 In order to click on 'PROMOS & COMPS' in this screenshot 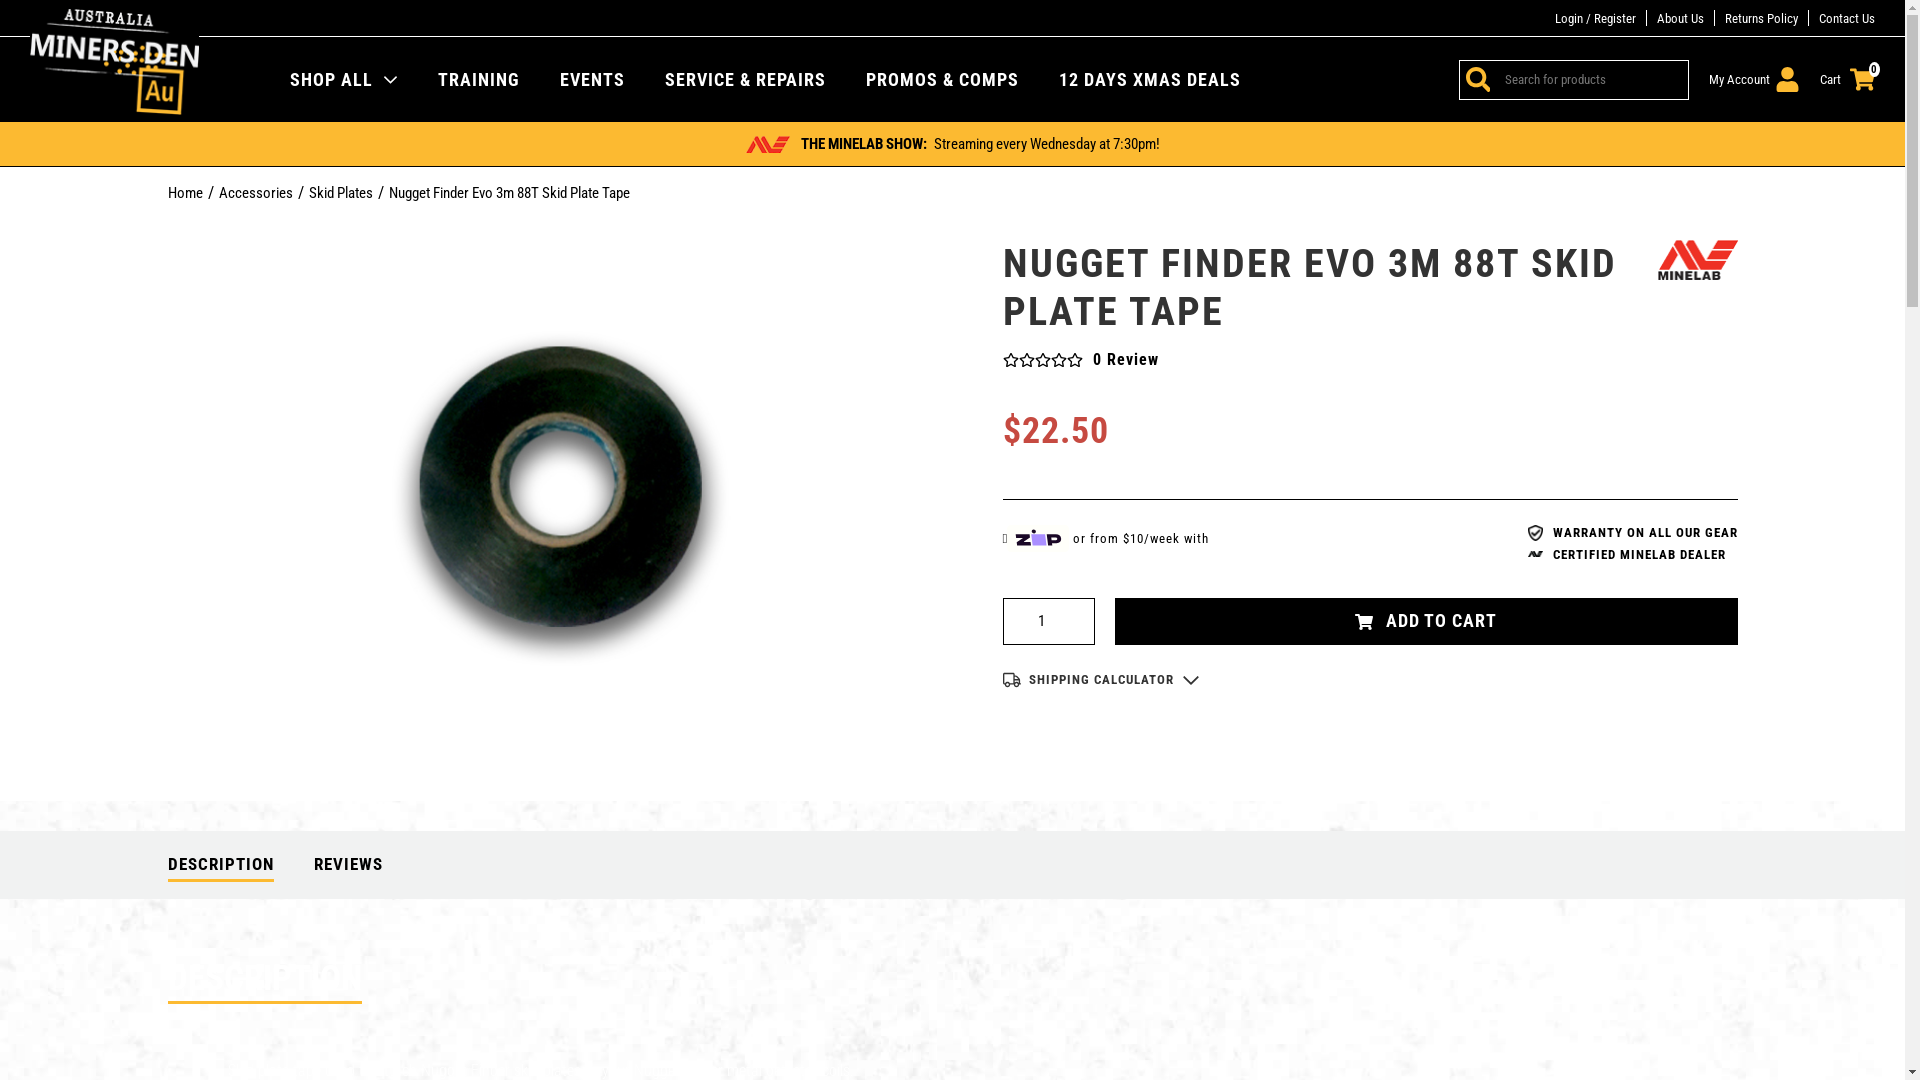, I will do `click(941, 77)`.